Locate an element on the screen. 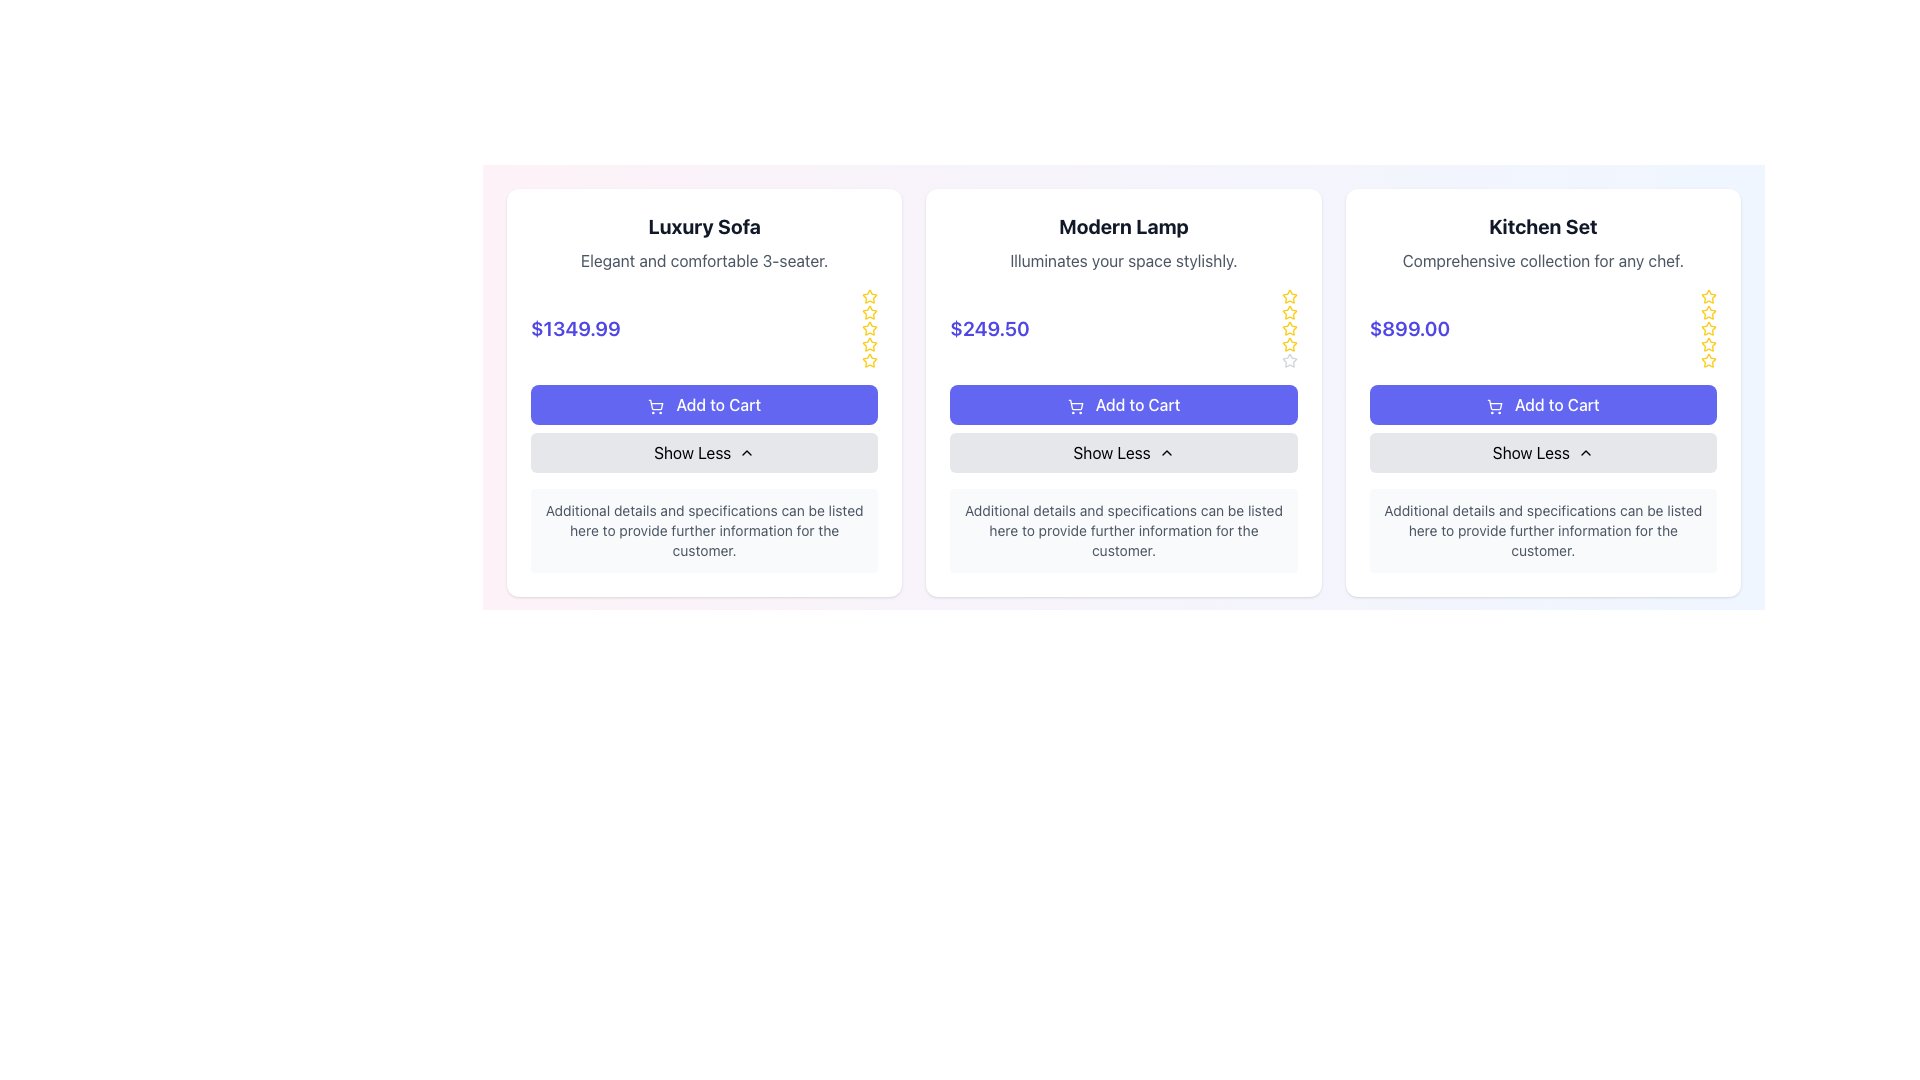 This screenshot has height=1080, width=1920. the 'Add to Cart' button, which is a vibrant indigo rectangular button with rounded corners and white text, located in the third card from the left, just below the price tag of '$899.00' is located at coordinates (1542, 405).